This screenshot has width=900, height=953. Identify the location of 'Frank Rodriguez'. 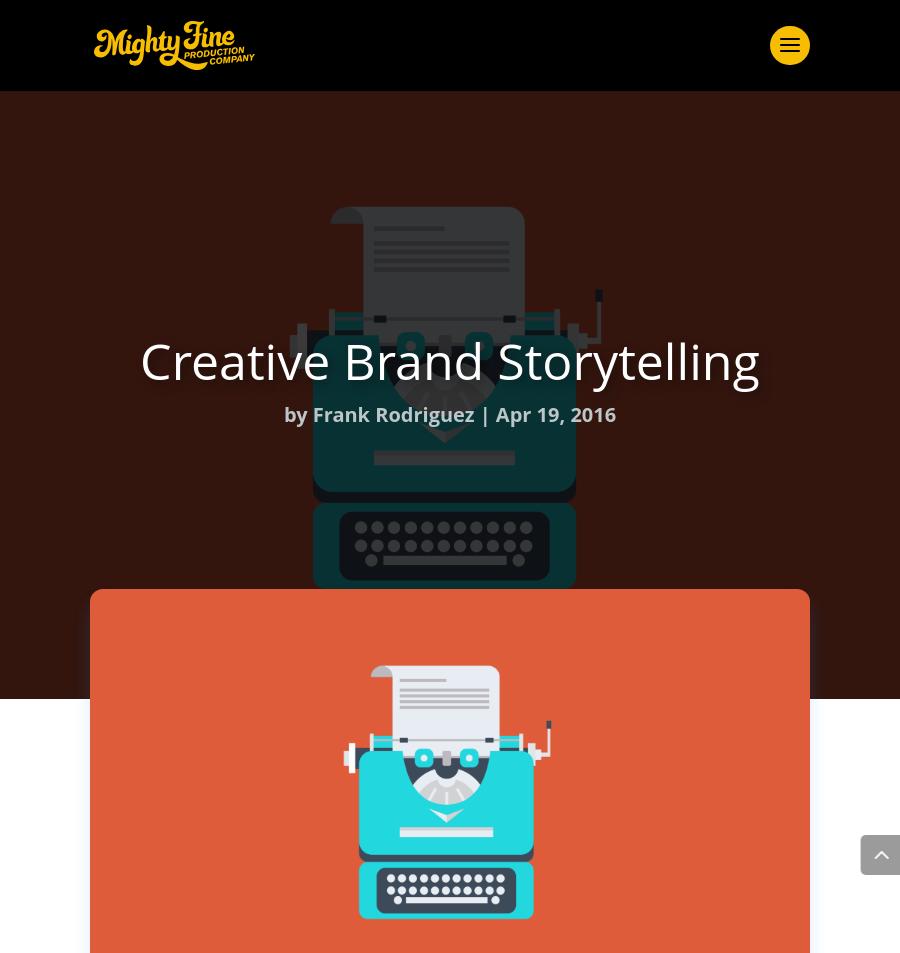
(393, 413).